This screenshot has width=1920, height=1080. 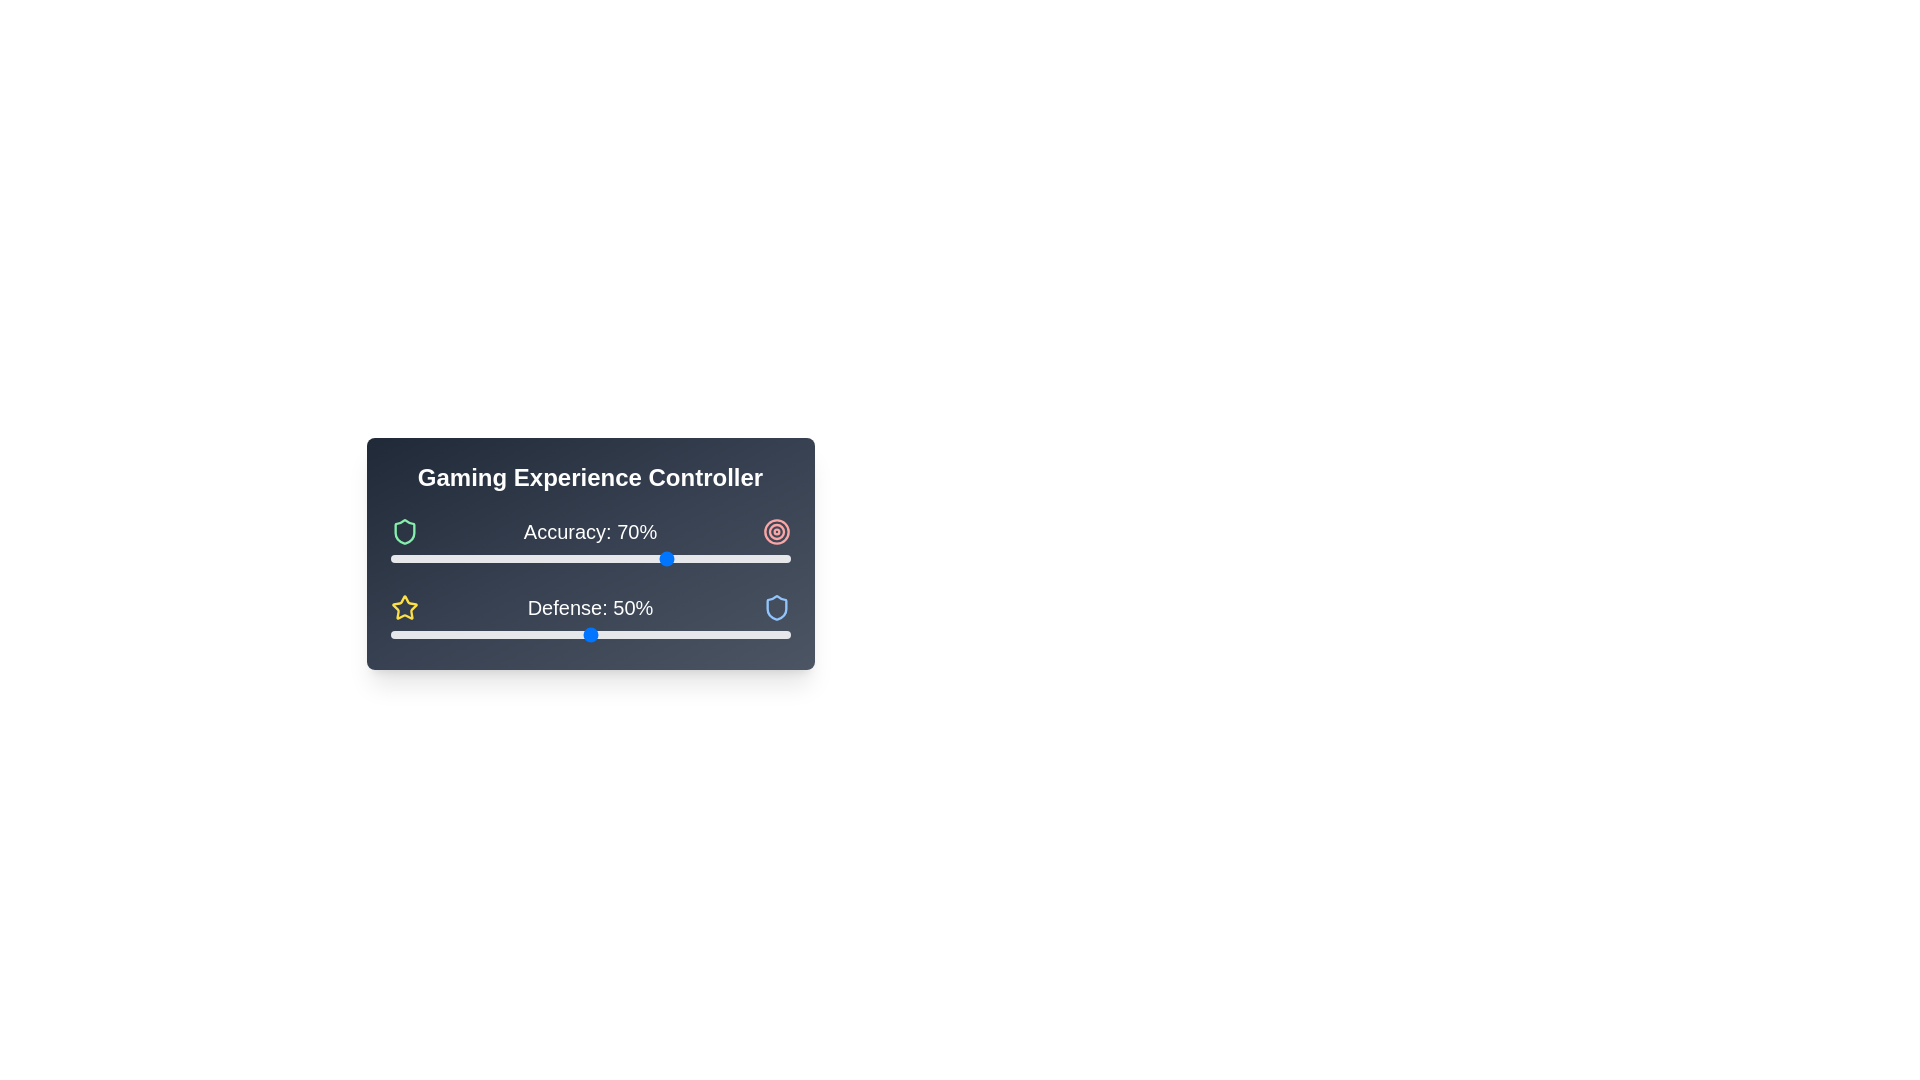 I want to click on the 'Defense' slider to set its value to 50% by dragging the slider to the corresponding position, so click(x=589, y=635).